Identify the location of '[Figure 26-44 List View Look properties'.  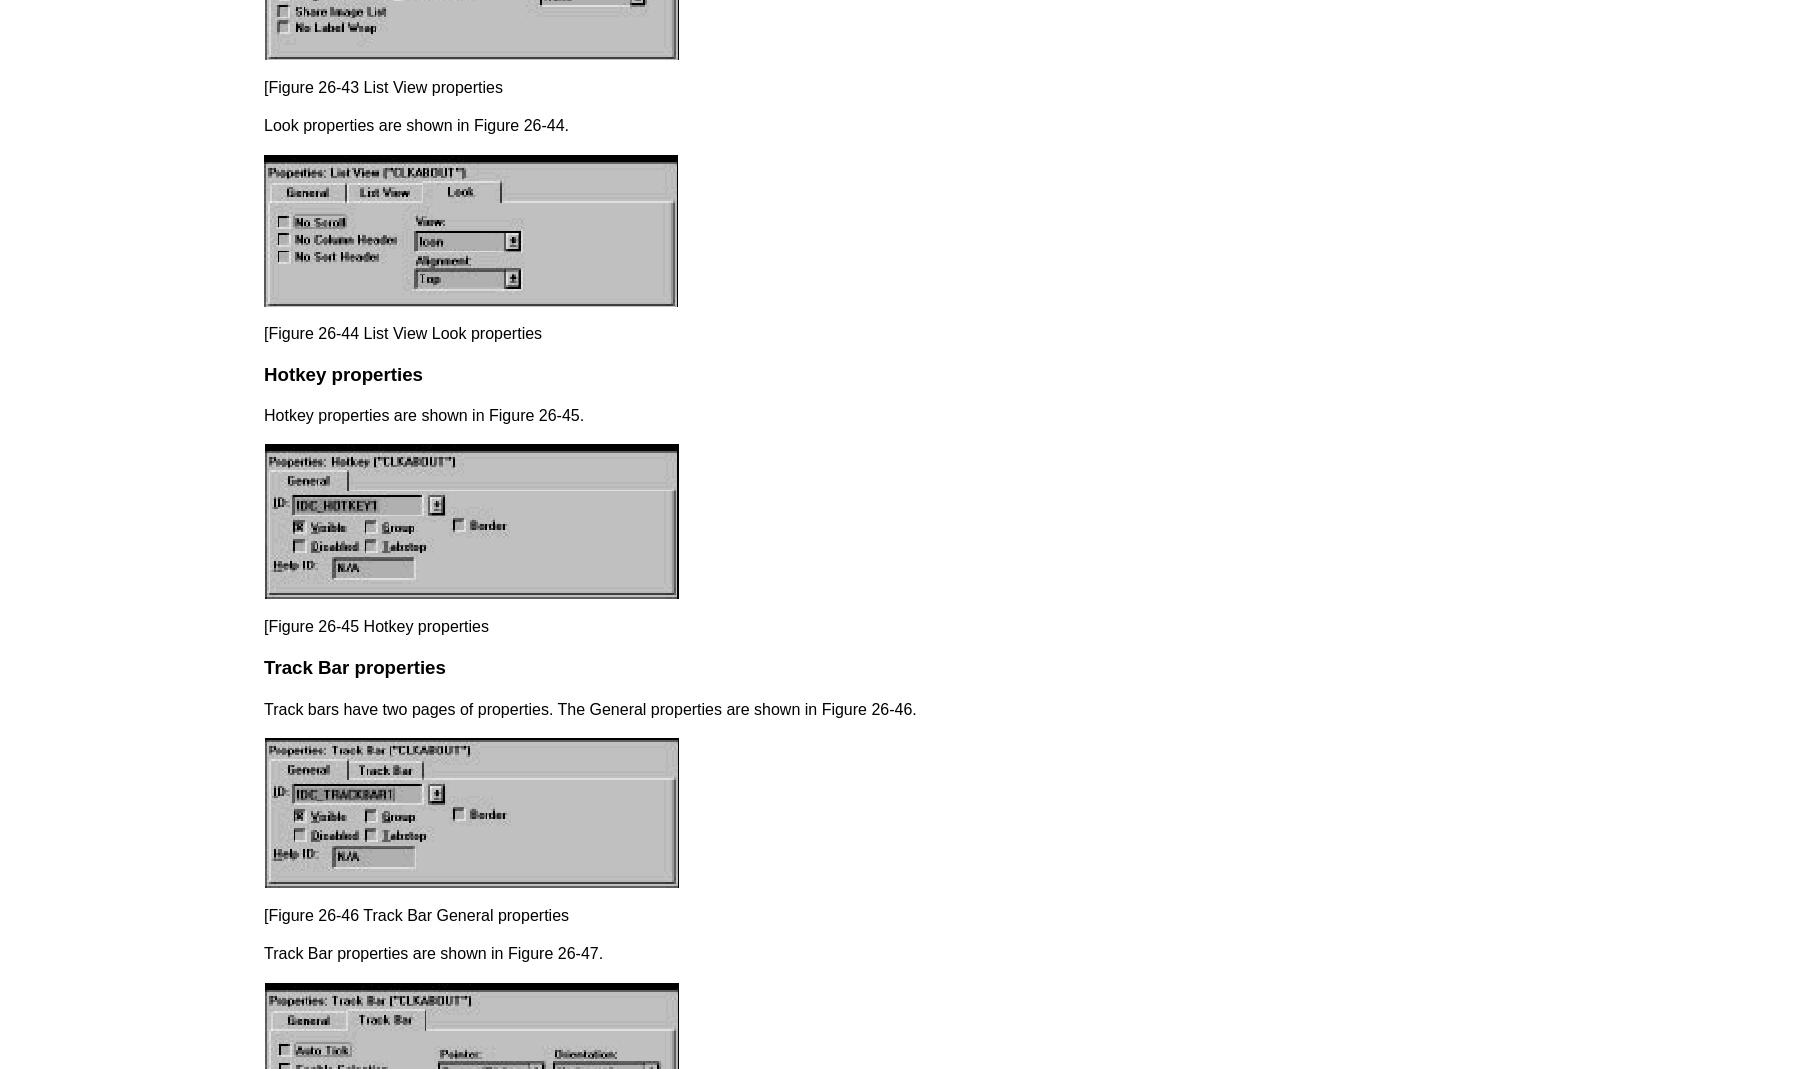
(263, 332).